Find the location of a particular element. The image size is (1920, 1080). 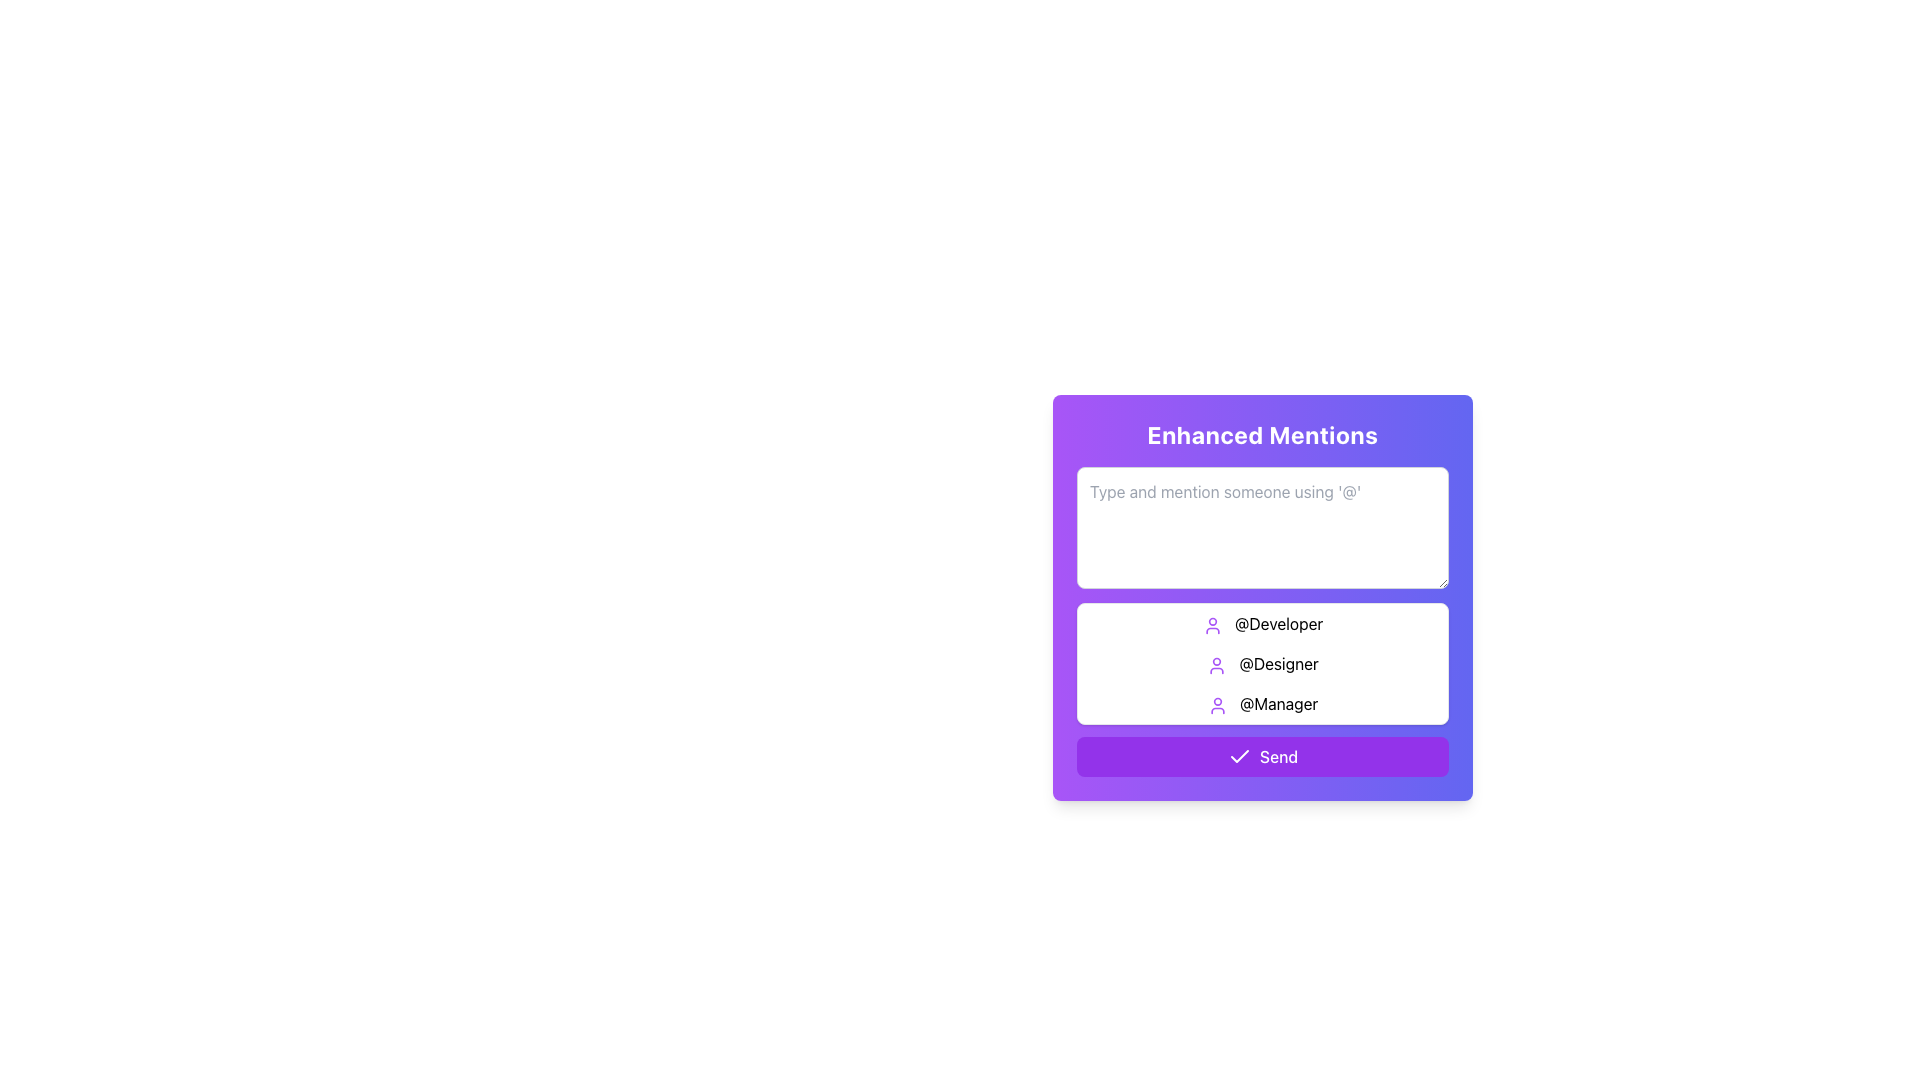

the '@Designer' option in the dropdown menu located directly below the text input box with the placeholder 'Type and mention someone using "@"' is located at coordinates (1261, 663).